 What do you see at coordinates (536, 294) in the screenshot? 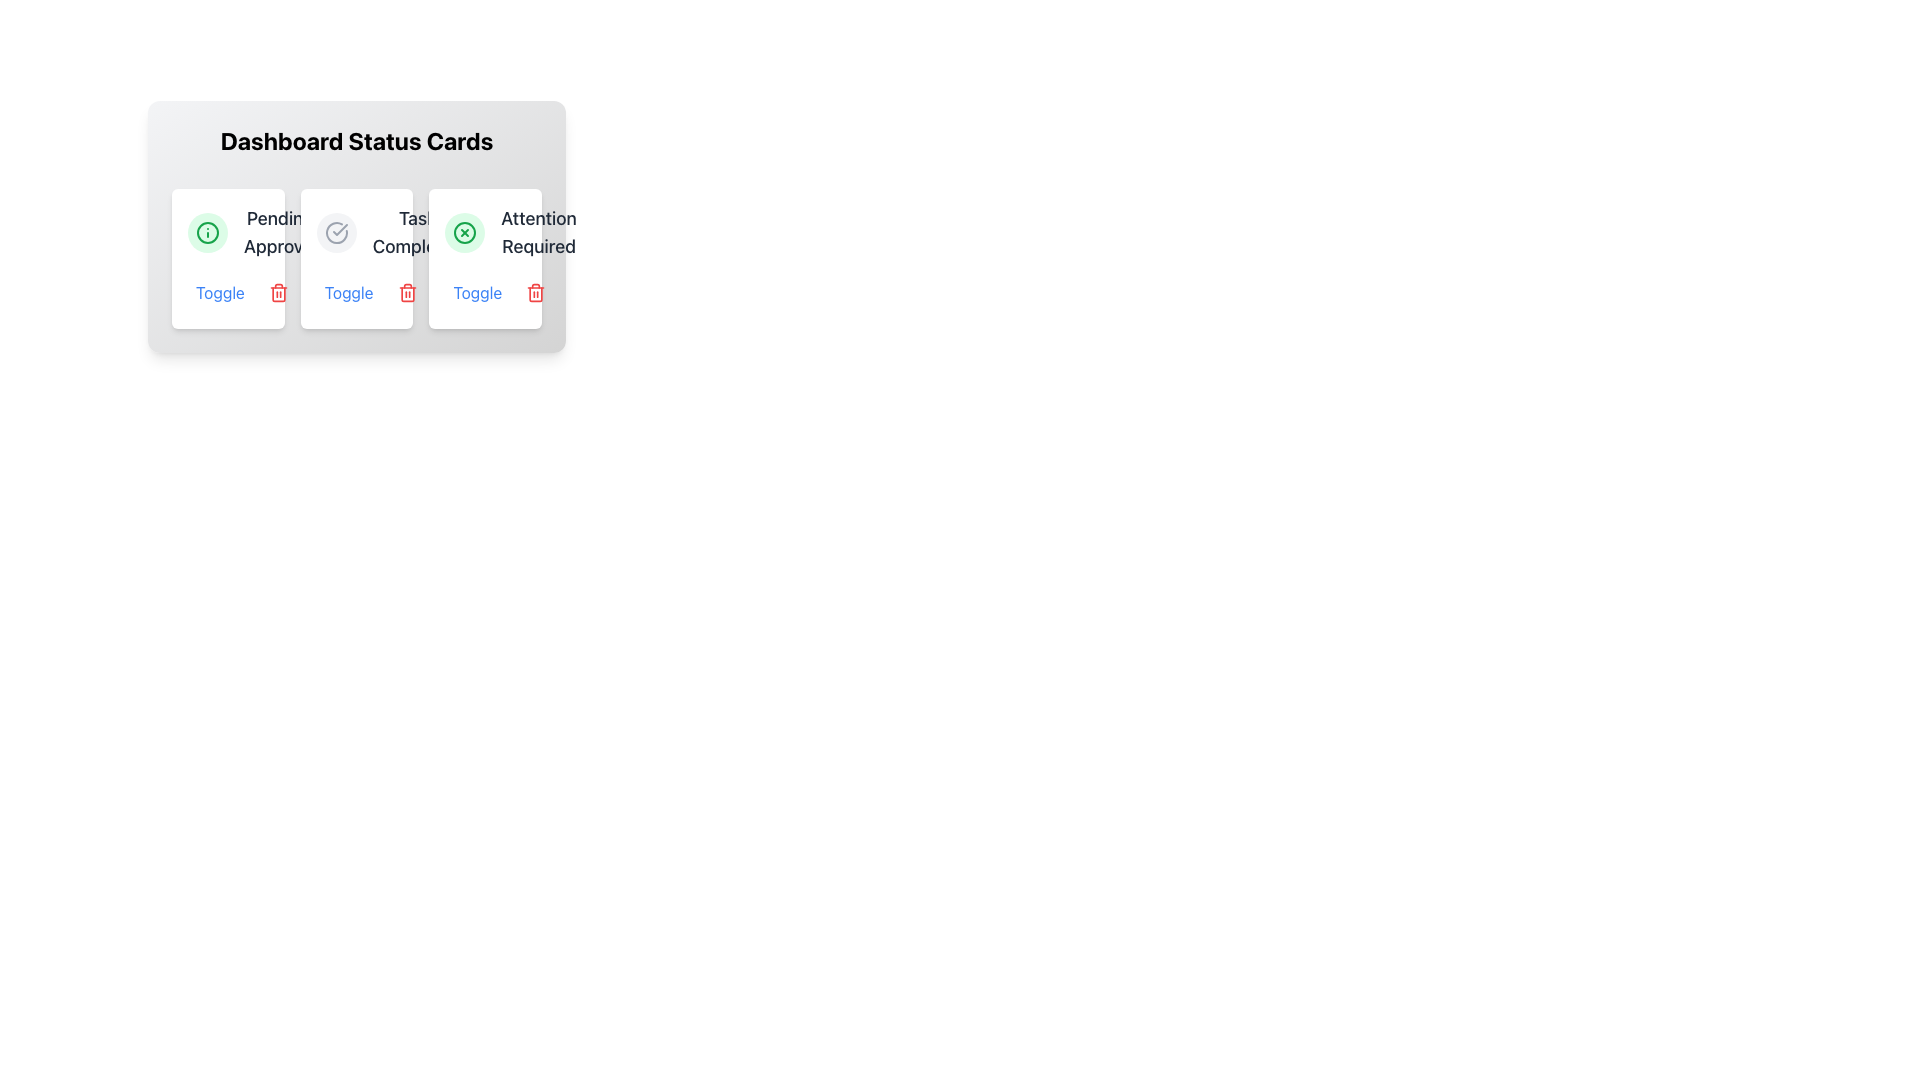
I see `the trash bin icon button located at the bottom-right corner of the third card under 'Dashboard Status Cards'` at bounding box center [536, 294].